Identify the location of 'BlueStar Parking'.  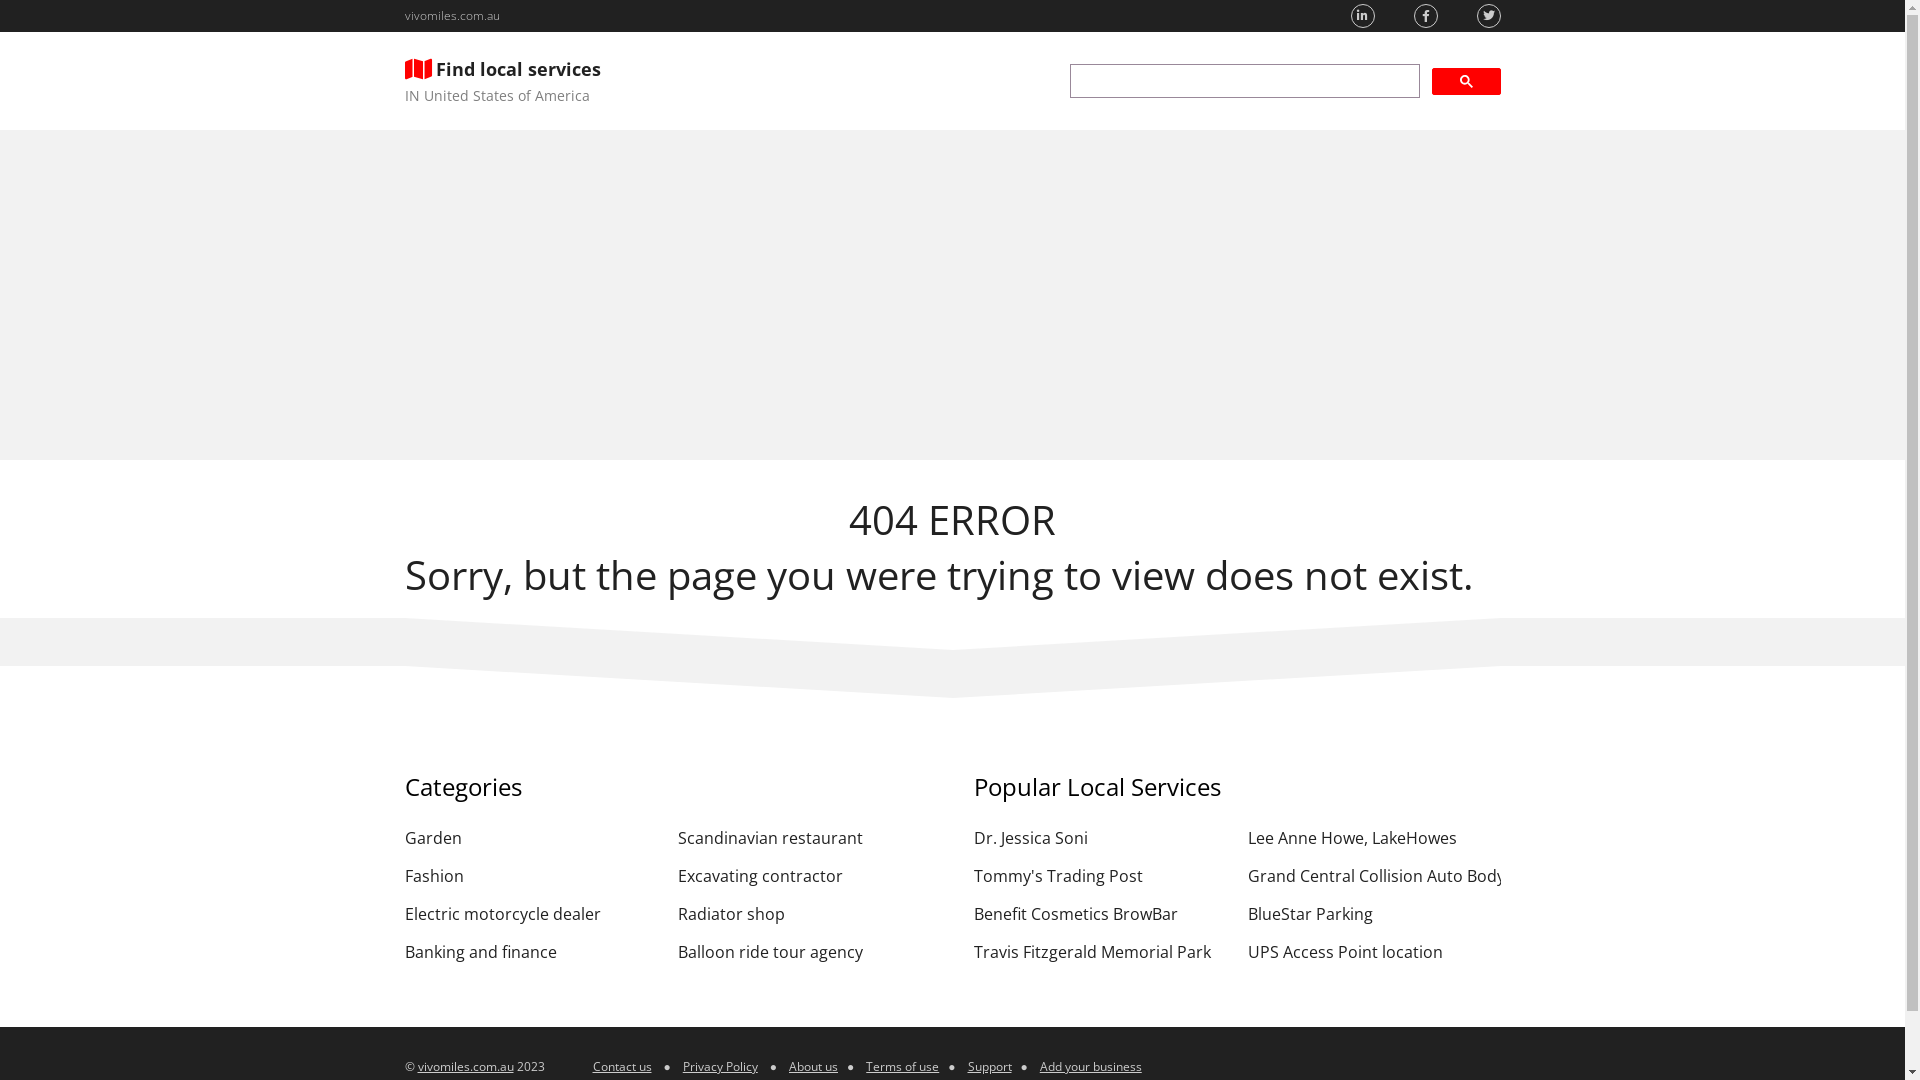
(1373, 914).